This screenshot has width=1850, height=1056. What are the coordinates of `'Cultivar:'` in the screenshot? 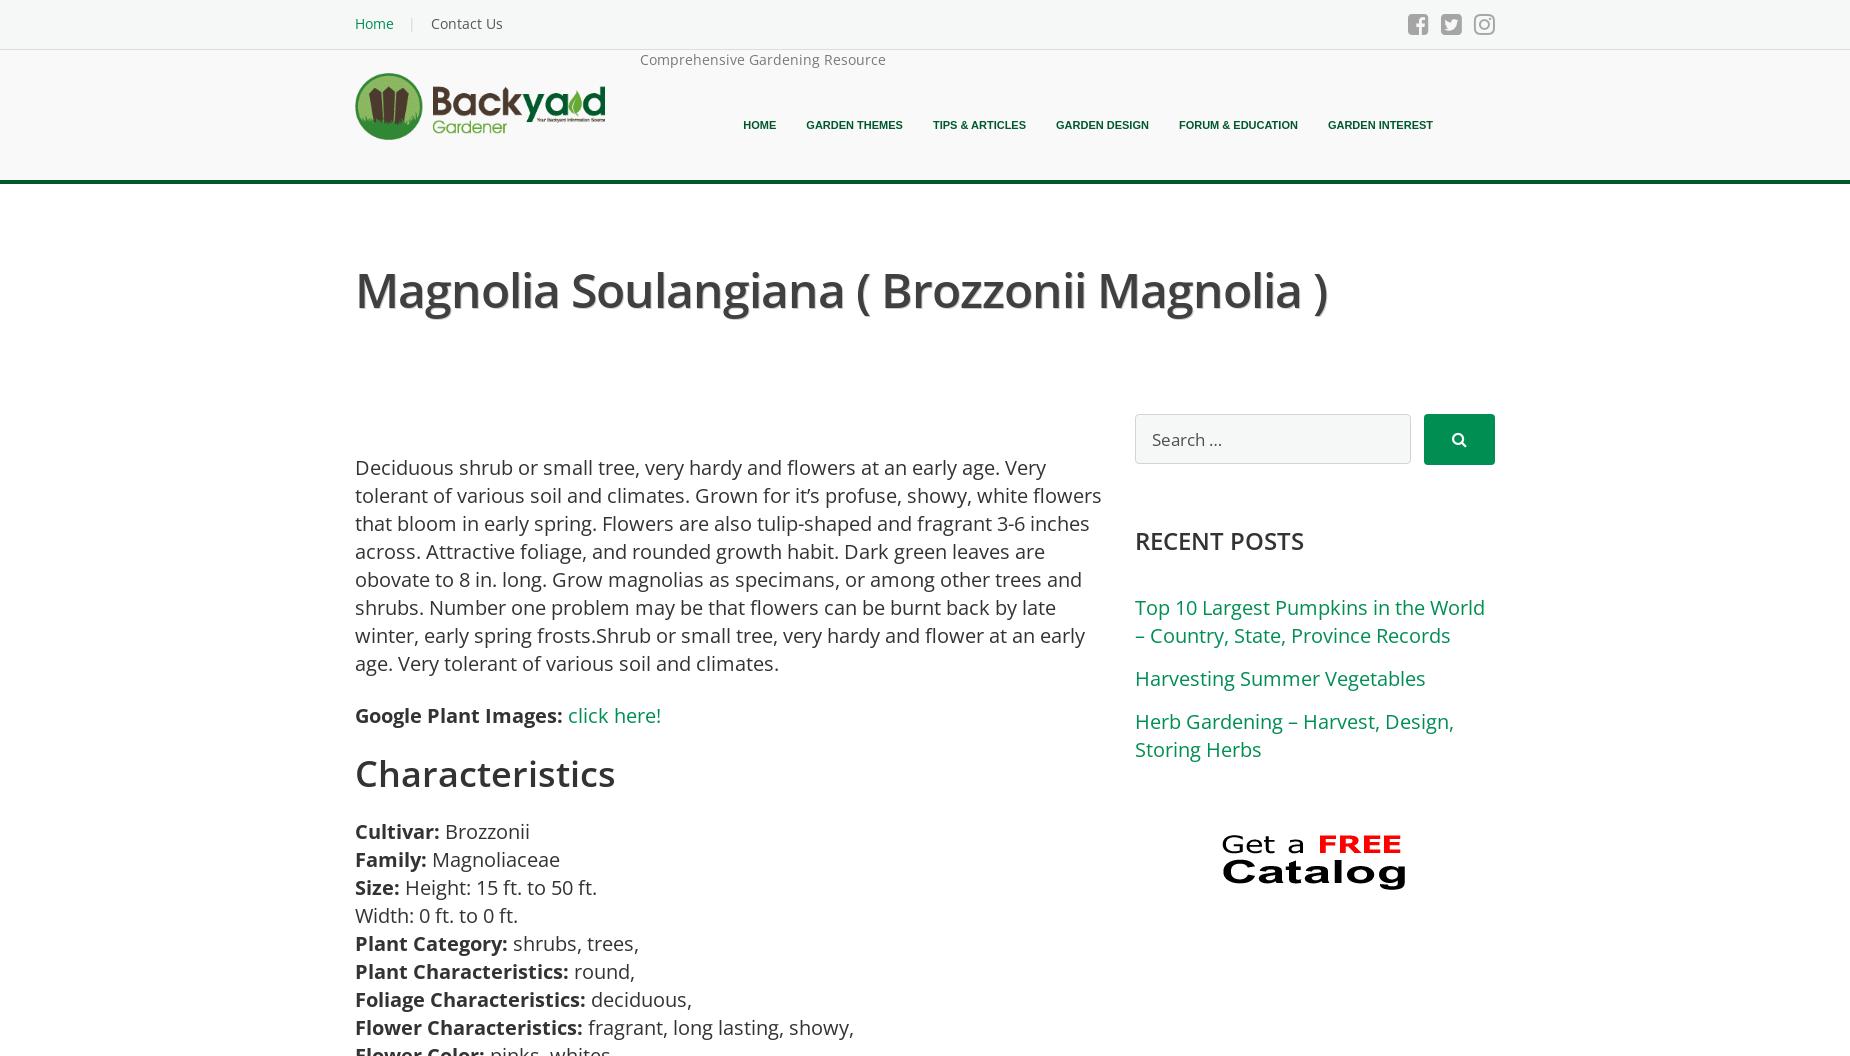 It's located at (398, 830).